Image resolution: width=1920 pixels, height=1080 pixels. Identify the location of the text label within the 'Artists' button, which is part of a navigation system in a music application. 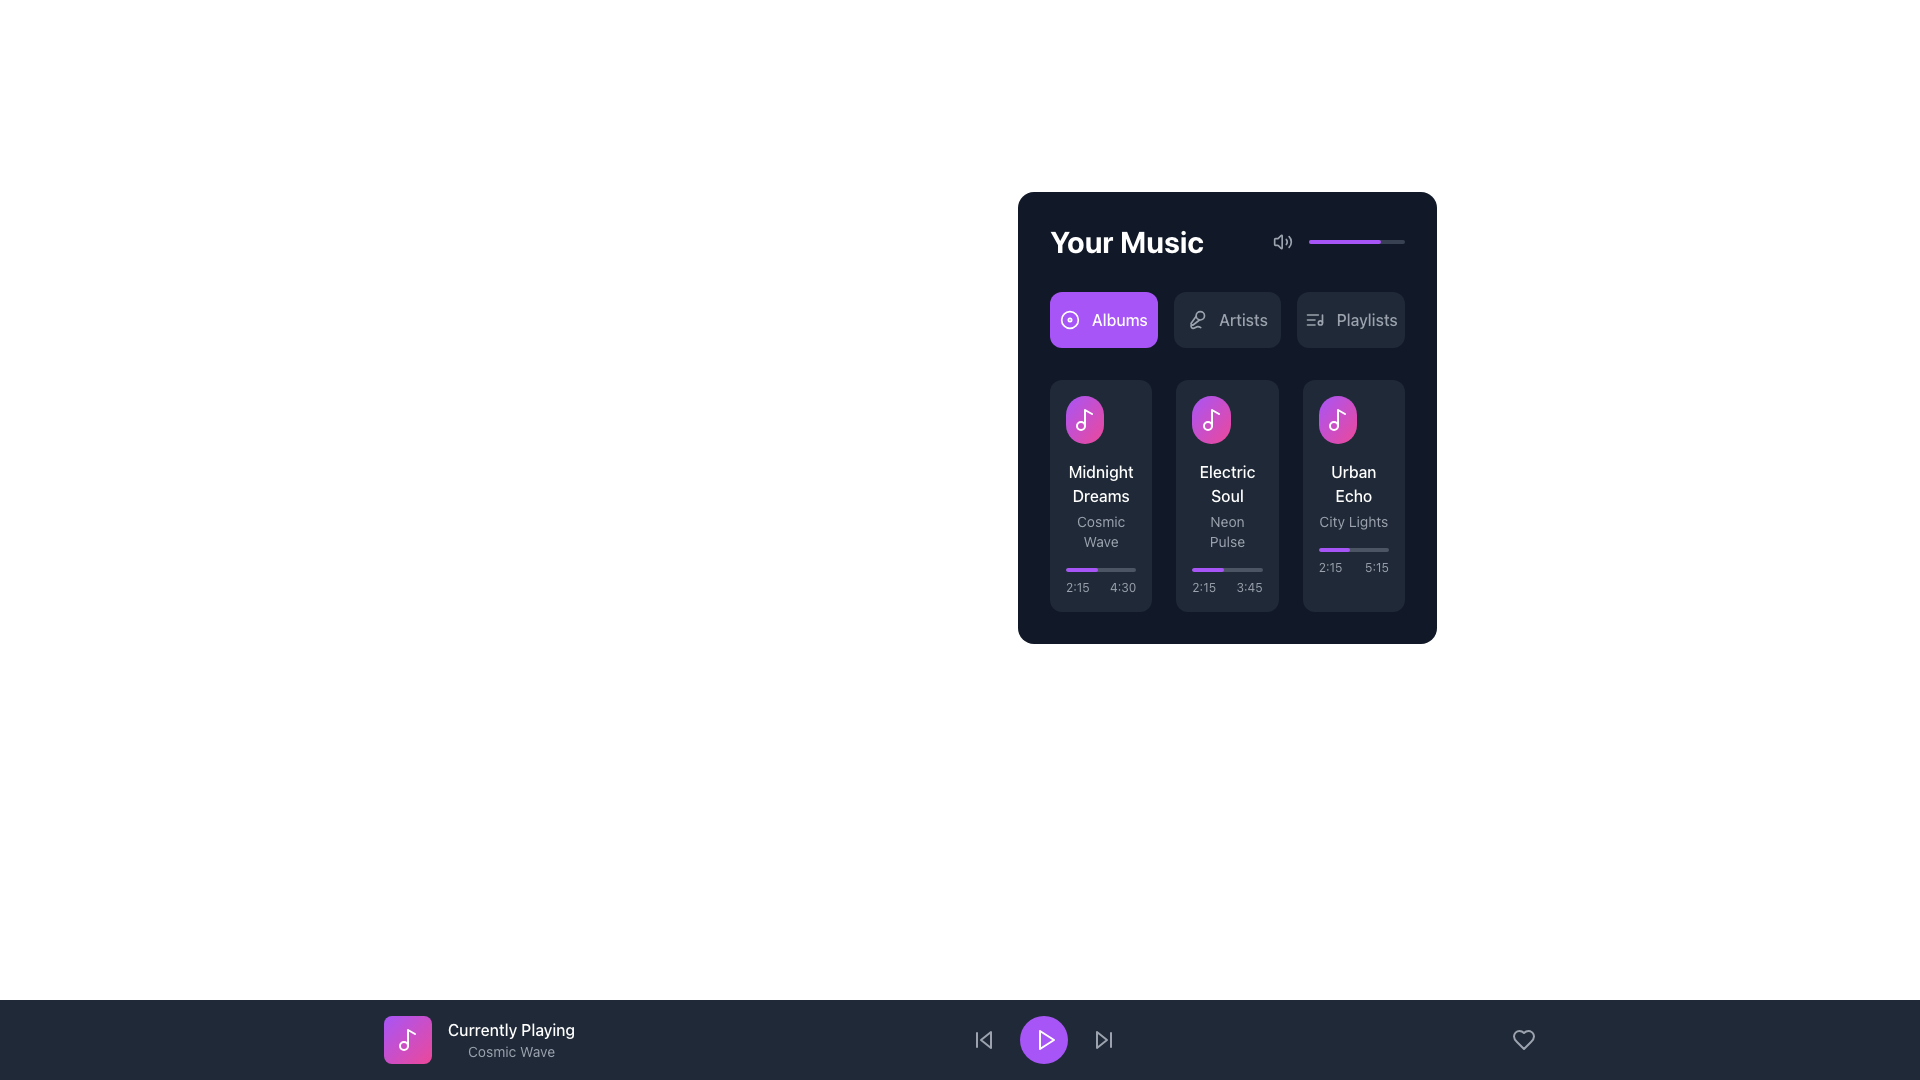
(1242, 319).